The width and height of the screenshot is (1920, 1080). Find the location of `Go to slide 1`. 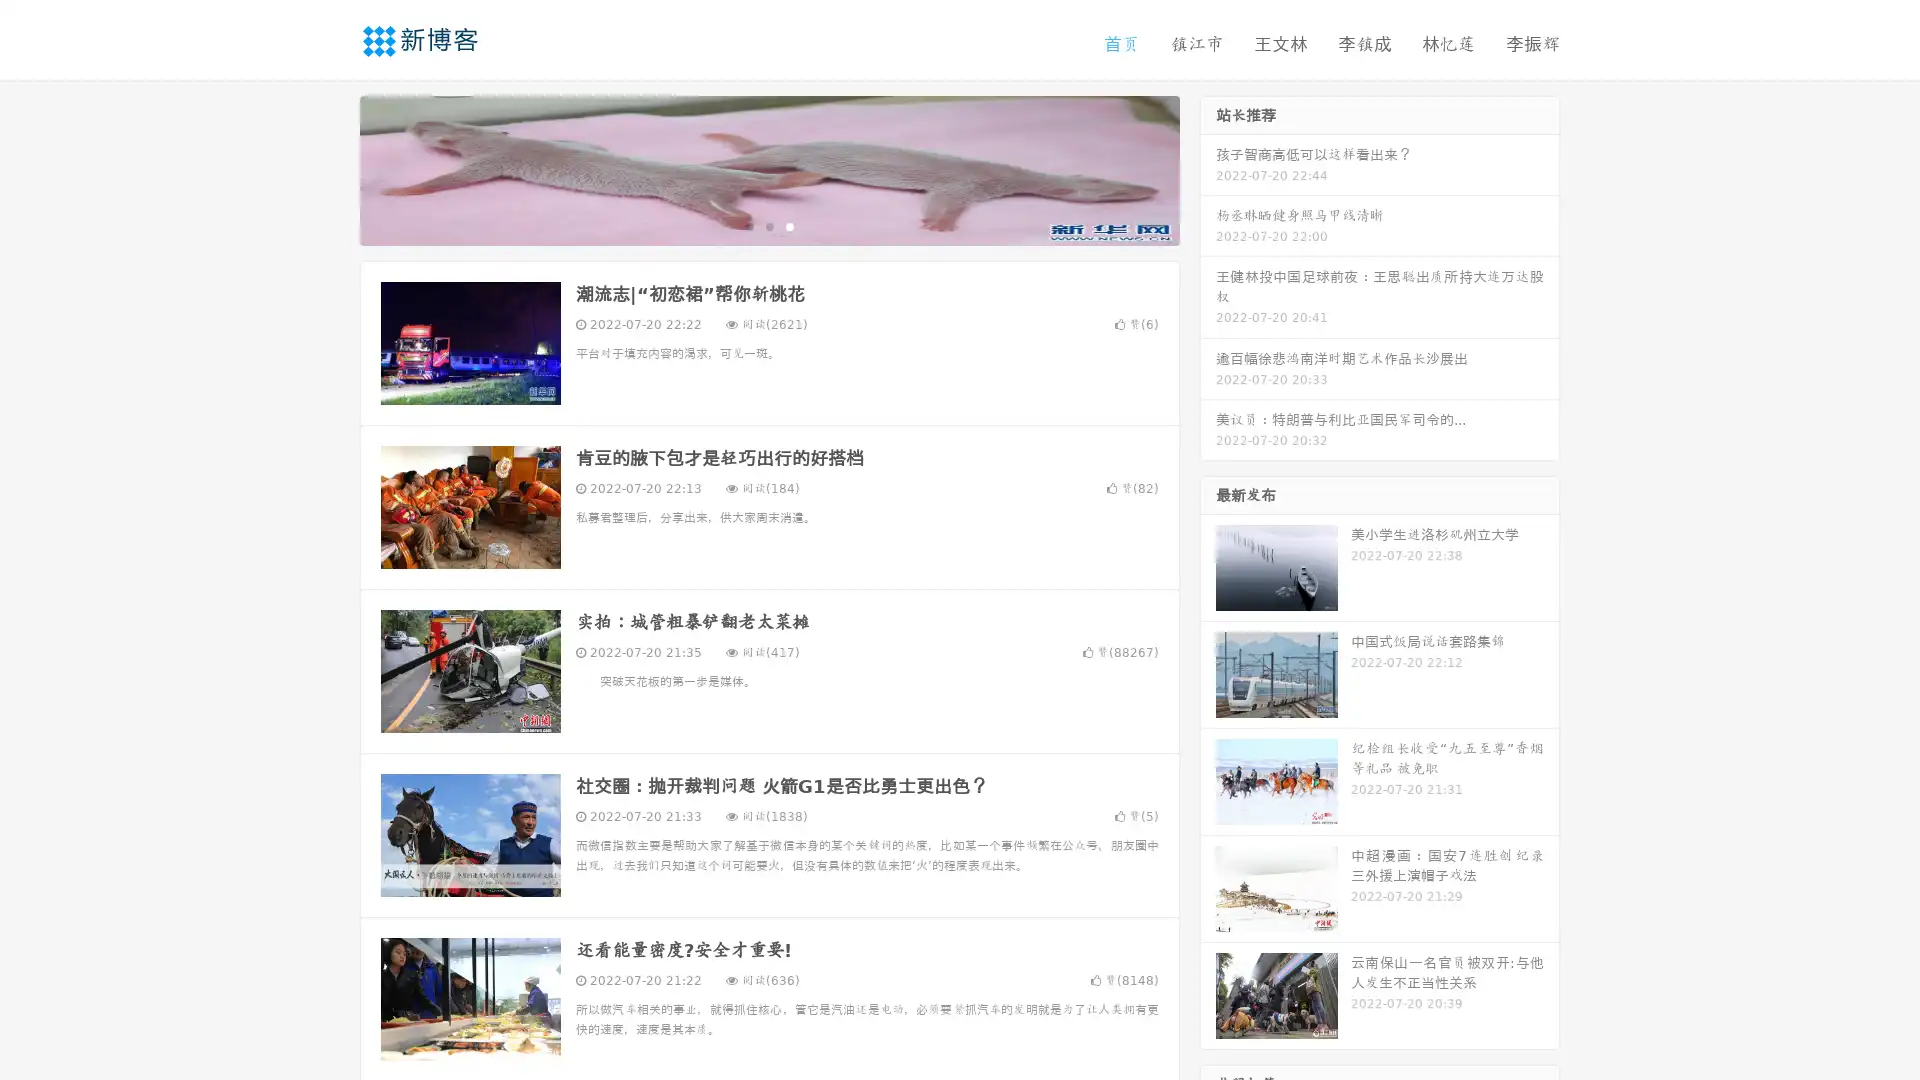

Go to slide 1 is located at coordinates (748, 225).